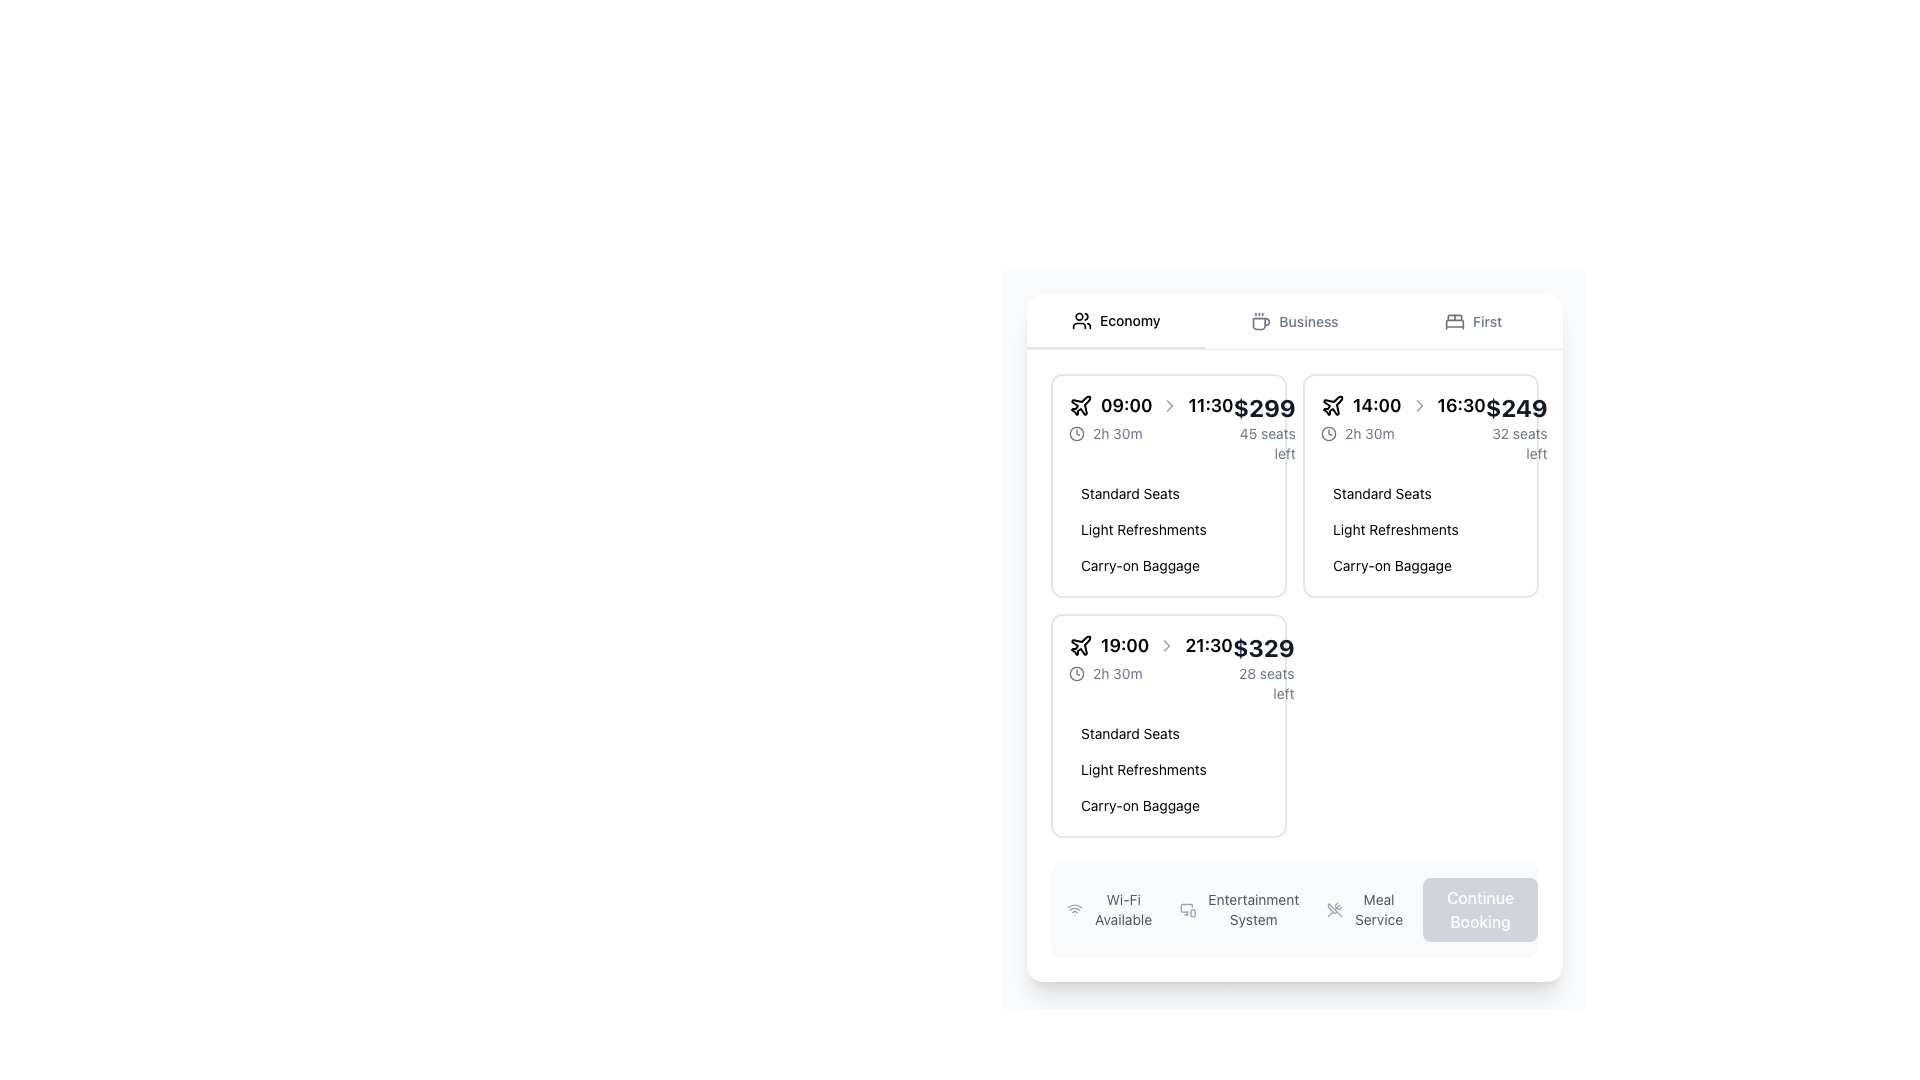  What do you see at coordinates (1079, 645) in the screenshot?
I see `the small blue airplane icon located to the left of the '19:00' text, which serves as a visual identifier for flight times` at bounding box center [1079, 645].